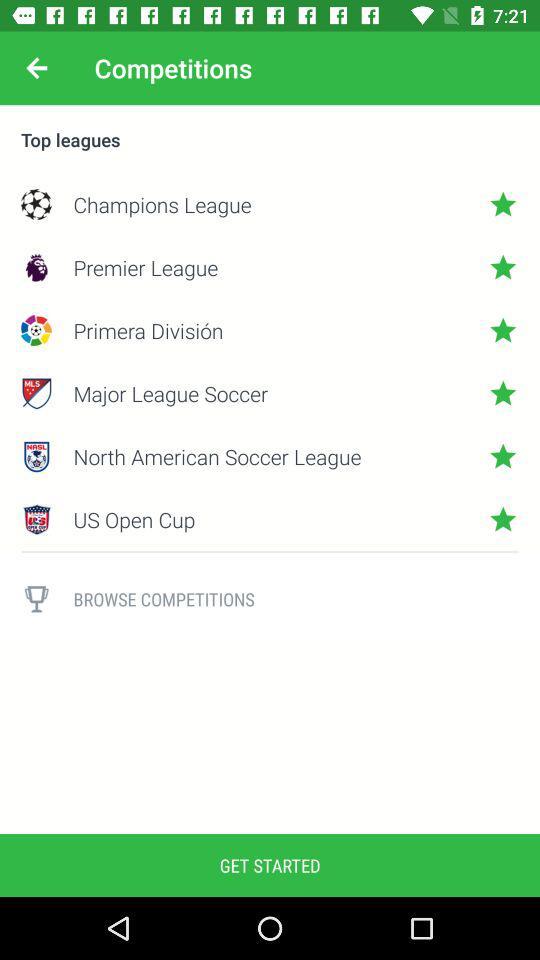 This screenshot has height=960, width=540. What do you see at coordinates (270, 518) in the screenshot?
I see `the us open cup item` at bounding box center [270, 518].